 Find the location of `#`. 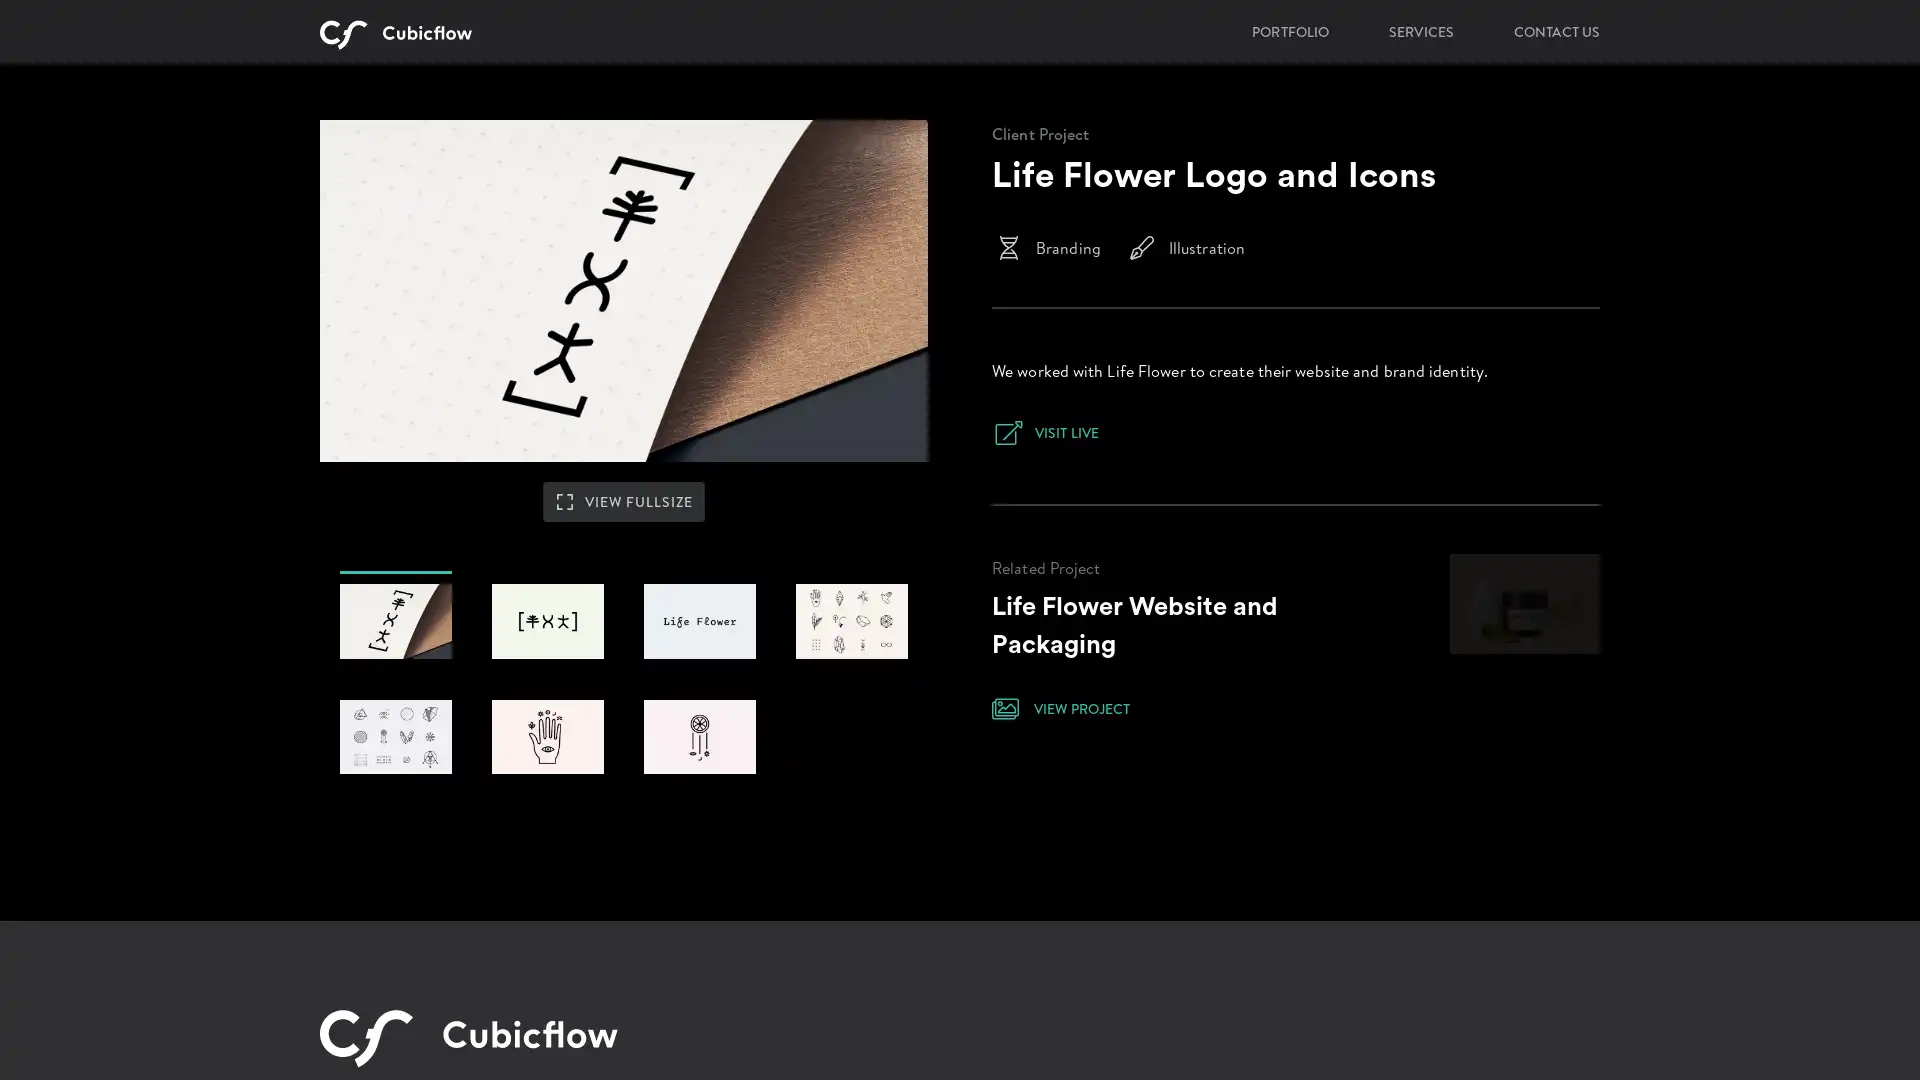

# is located at coordinates (395, 689).